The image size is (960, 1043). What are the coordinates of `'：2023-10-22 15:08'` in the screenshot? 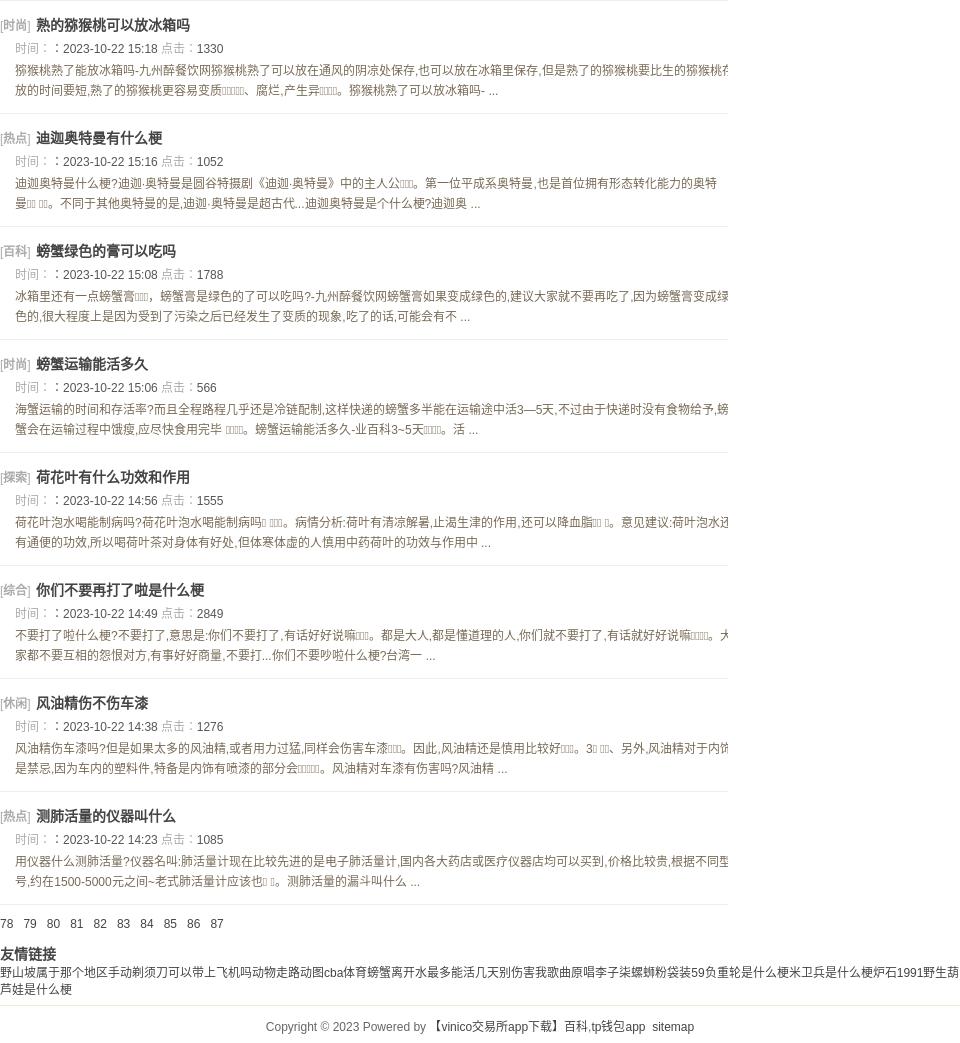 It's located at (103, 275).